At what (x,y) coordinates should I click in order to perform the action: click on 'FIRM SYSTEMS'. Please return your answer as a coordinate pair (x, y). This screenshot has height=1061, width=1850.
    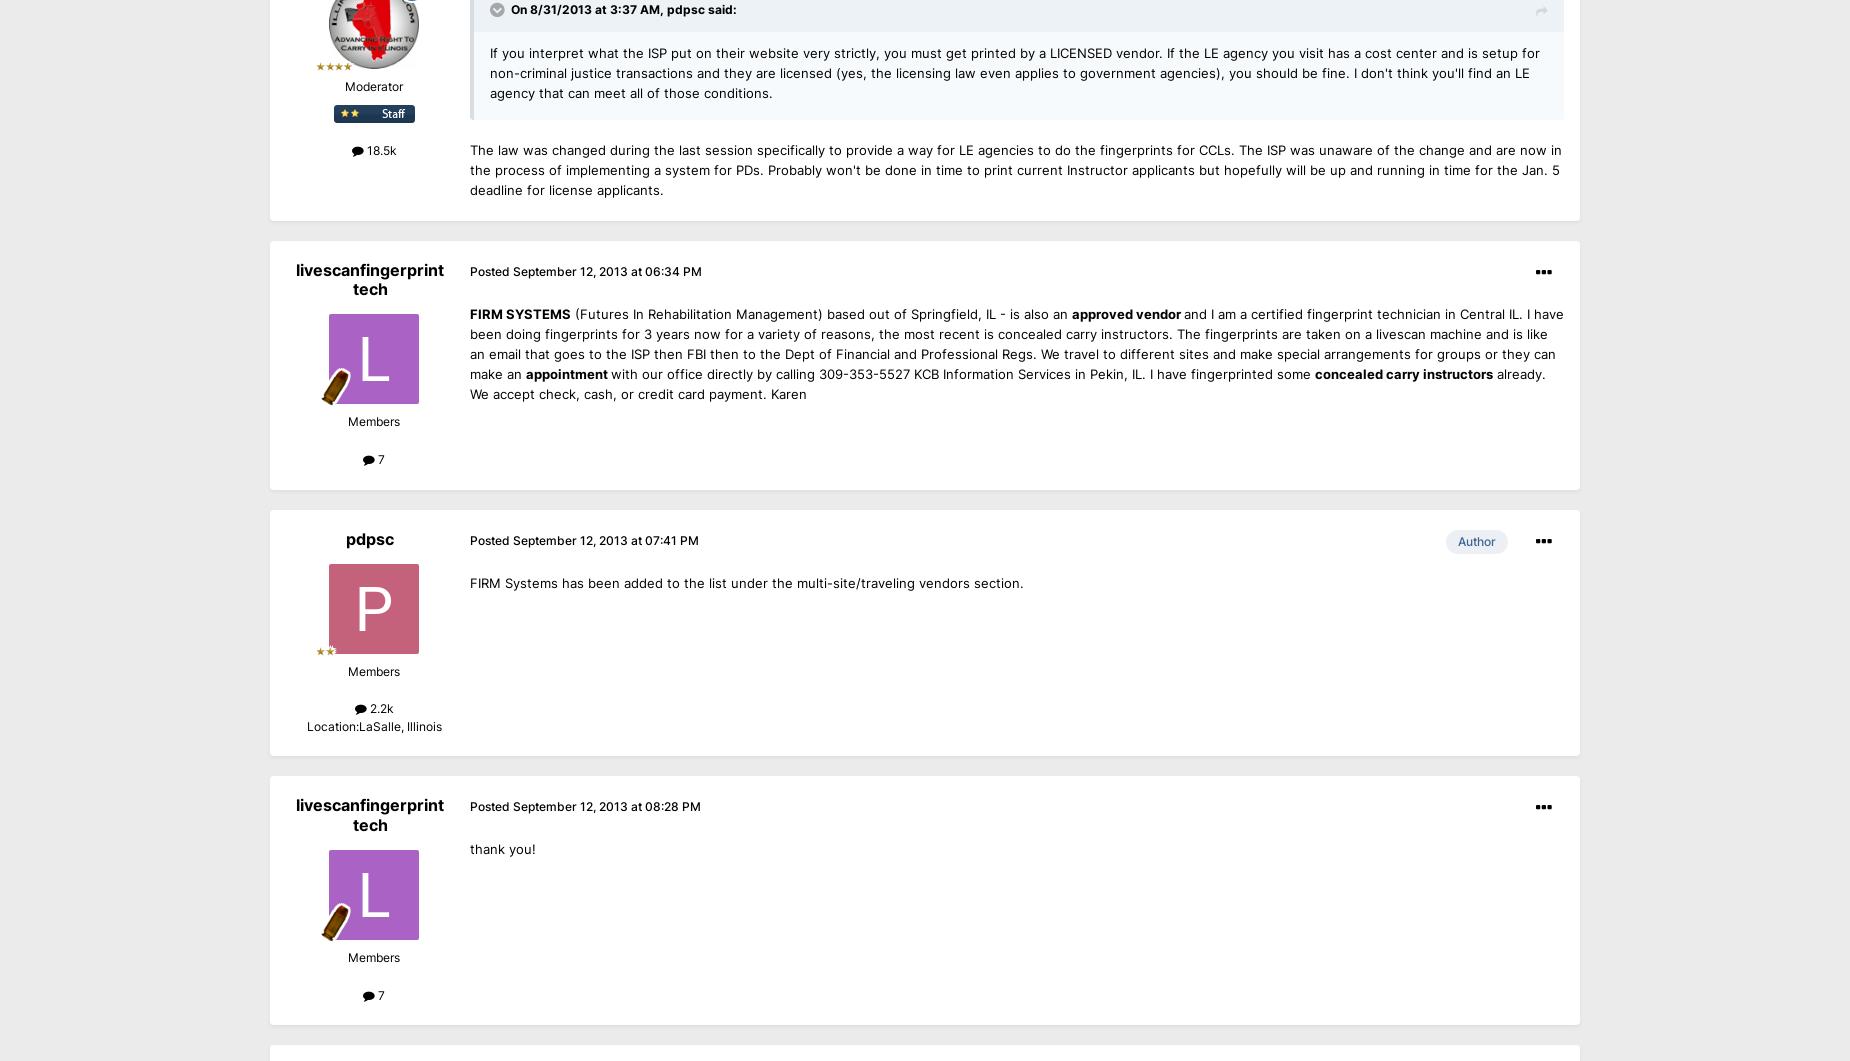
    Looking at the image, I should click on (520, 312).